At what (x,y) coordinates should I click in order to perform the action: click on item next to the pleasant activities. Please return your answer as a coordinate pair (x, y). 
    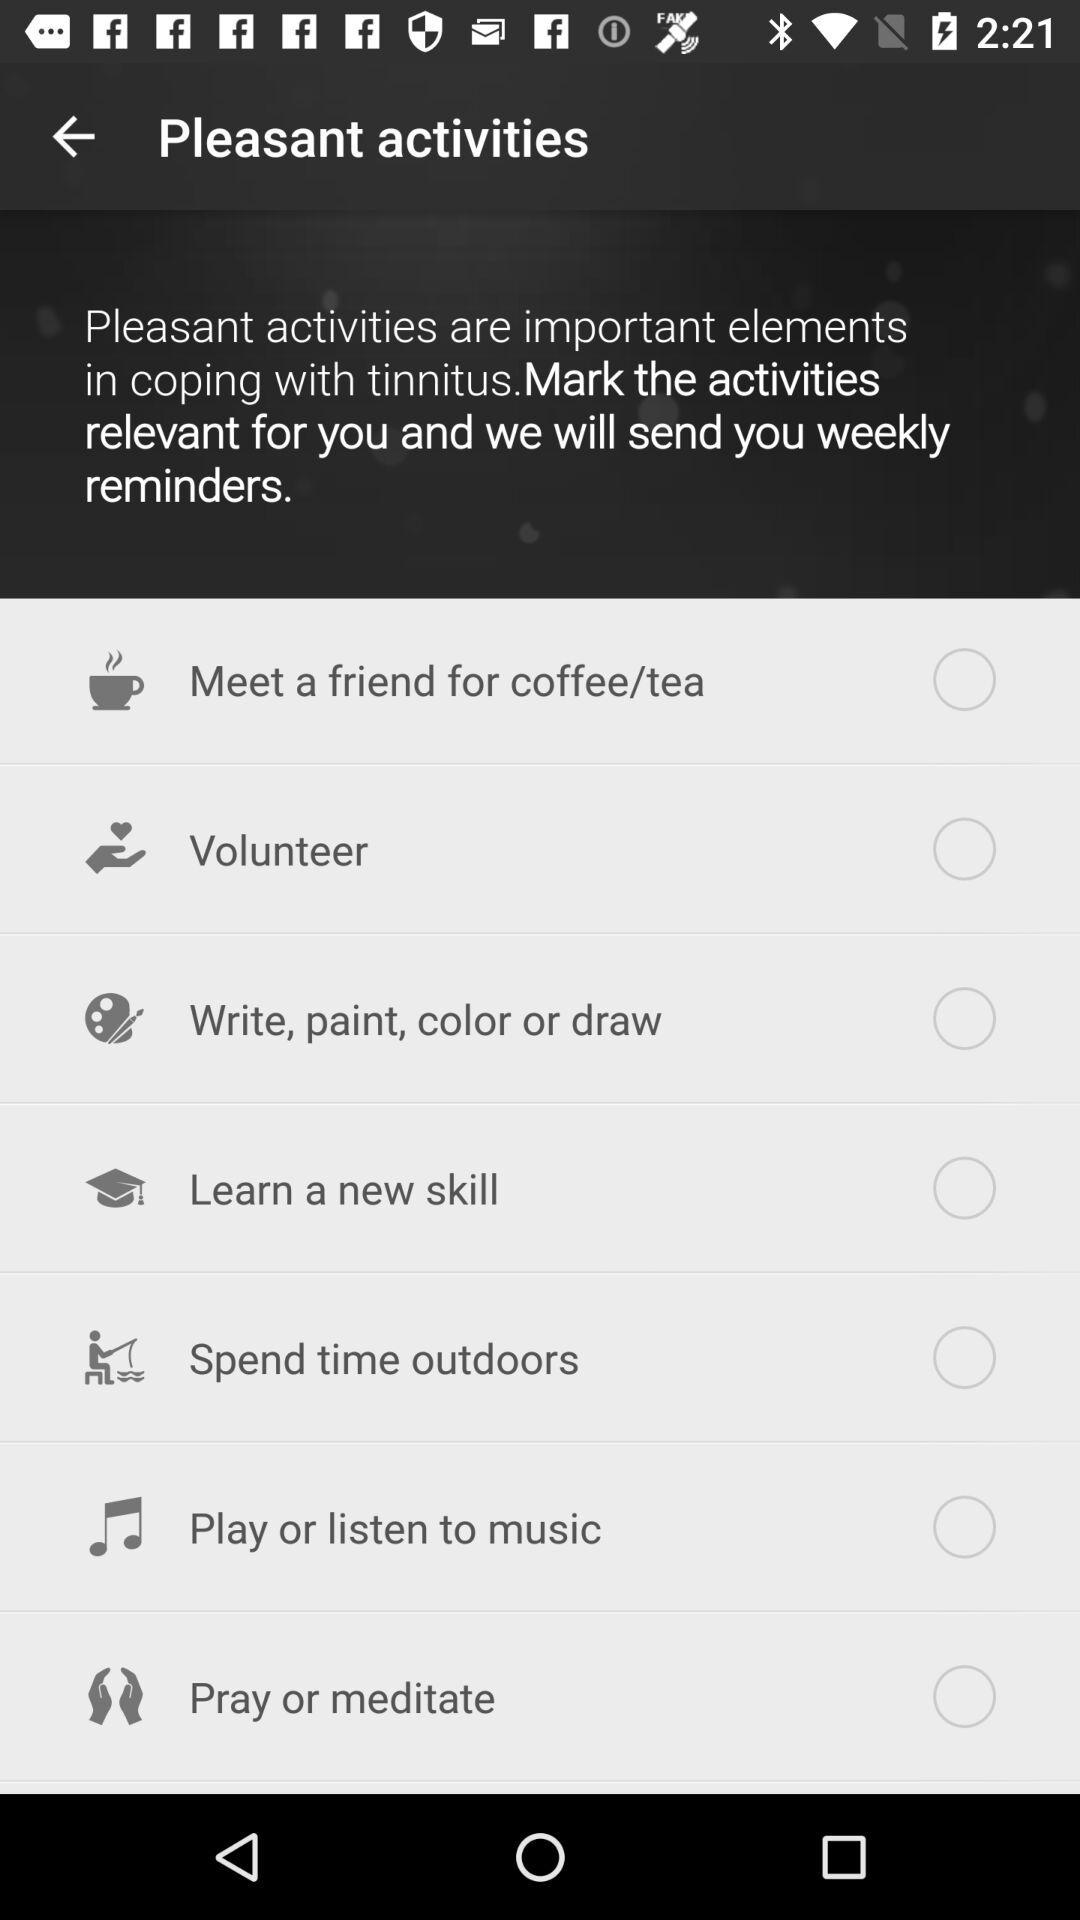
    Looking at the image, I should click on (72, 135).